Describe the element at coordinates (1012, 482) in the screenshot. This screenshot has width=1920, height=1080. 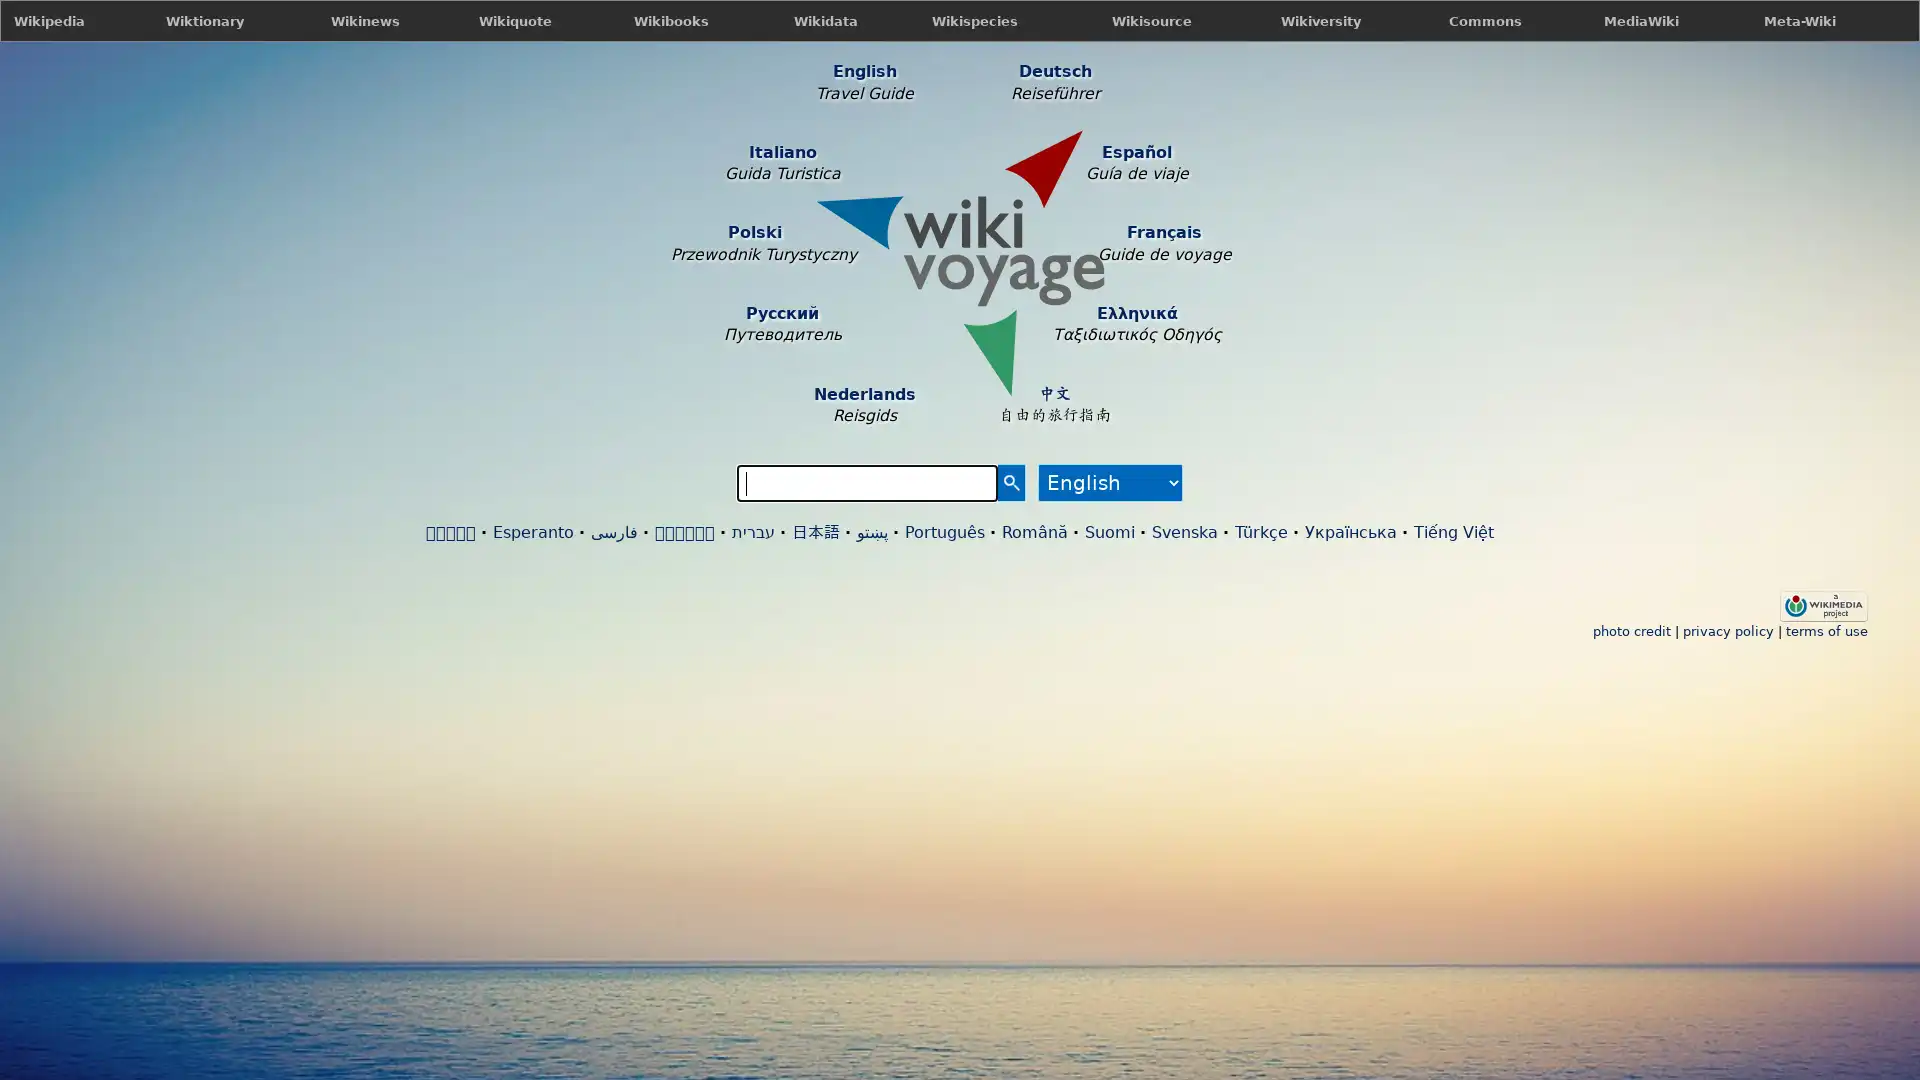
I see `Search` at that location.